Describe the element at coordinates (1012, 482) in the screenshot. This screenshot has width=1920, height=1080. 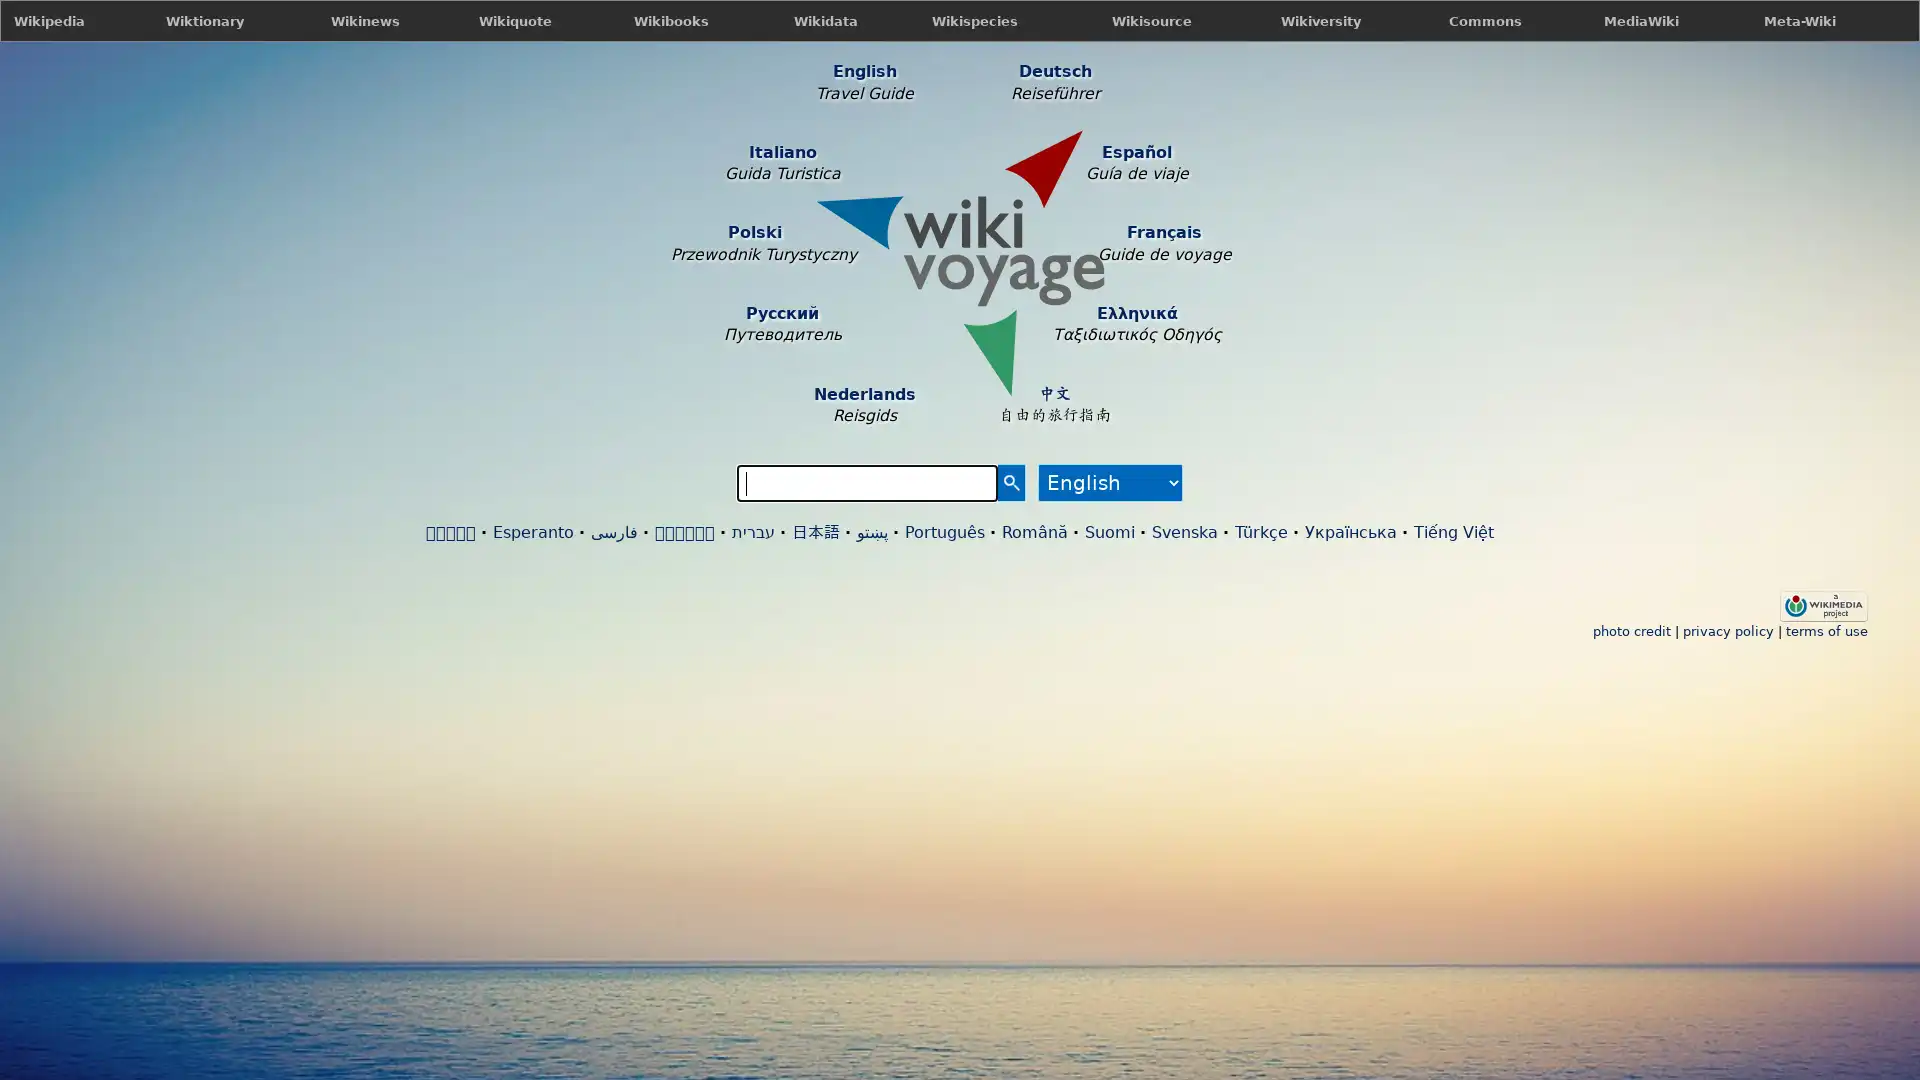
I see `Search` at that location.